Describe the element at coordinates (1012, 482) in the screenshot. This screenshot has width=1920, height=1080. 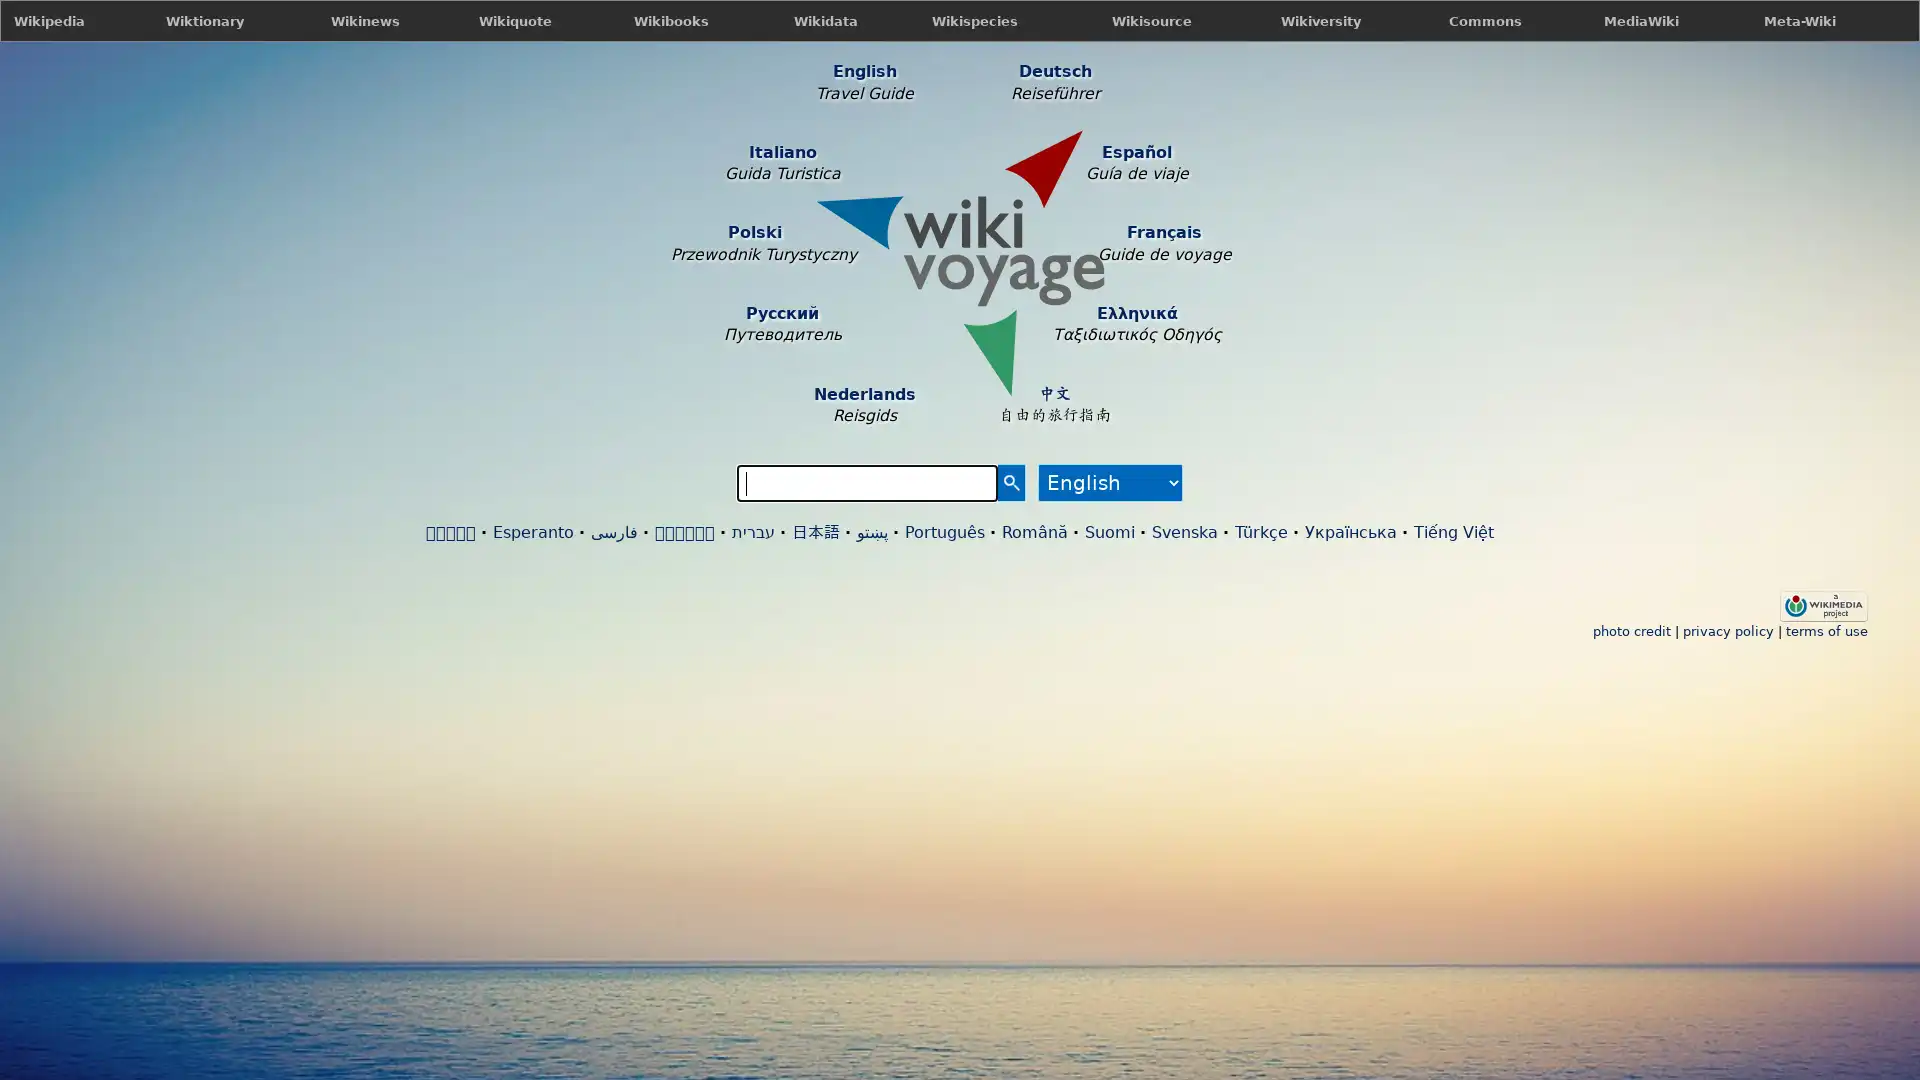
I see `Search` at that location.